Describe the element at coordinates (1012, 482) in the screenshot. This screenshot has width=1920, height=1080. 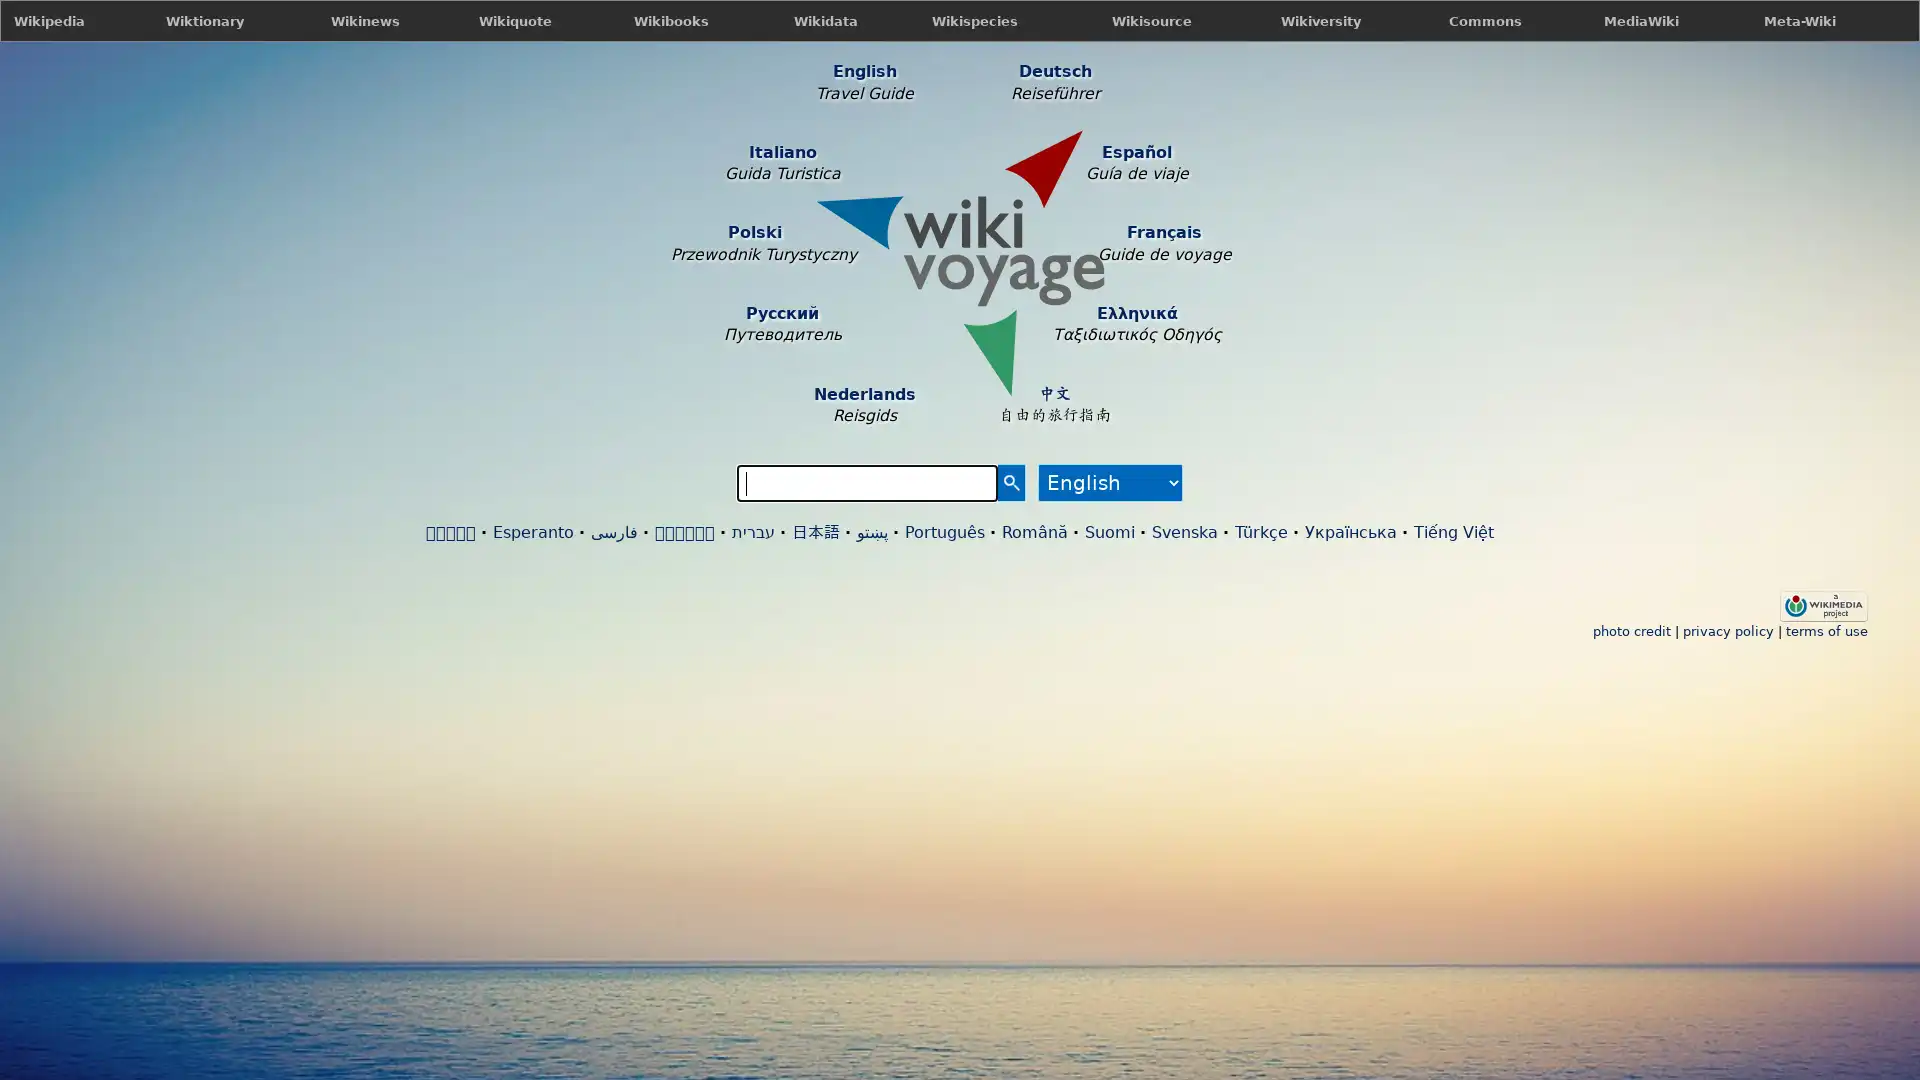
I see `Search` at that location.